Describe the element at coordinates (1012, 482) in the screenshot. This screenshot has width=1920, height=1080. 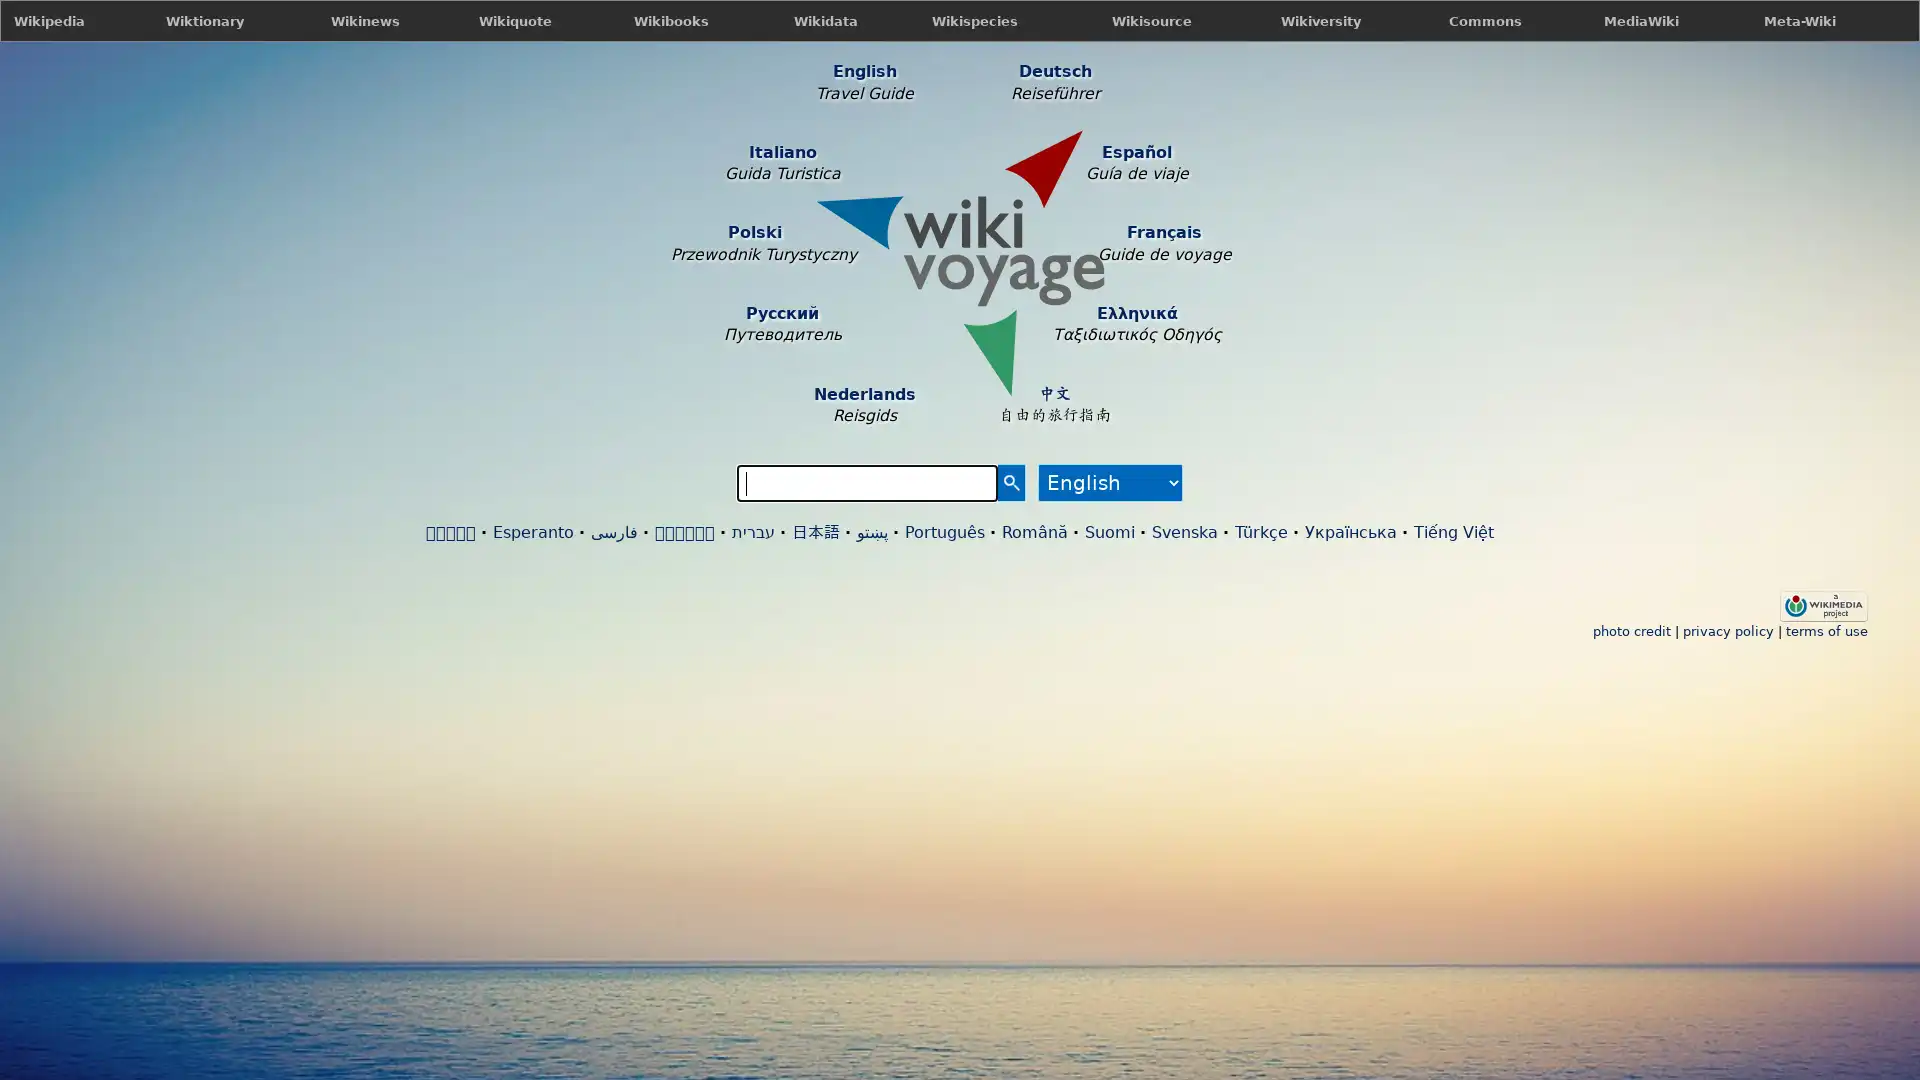
I see `Search` at that location.